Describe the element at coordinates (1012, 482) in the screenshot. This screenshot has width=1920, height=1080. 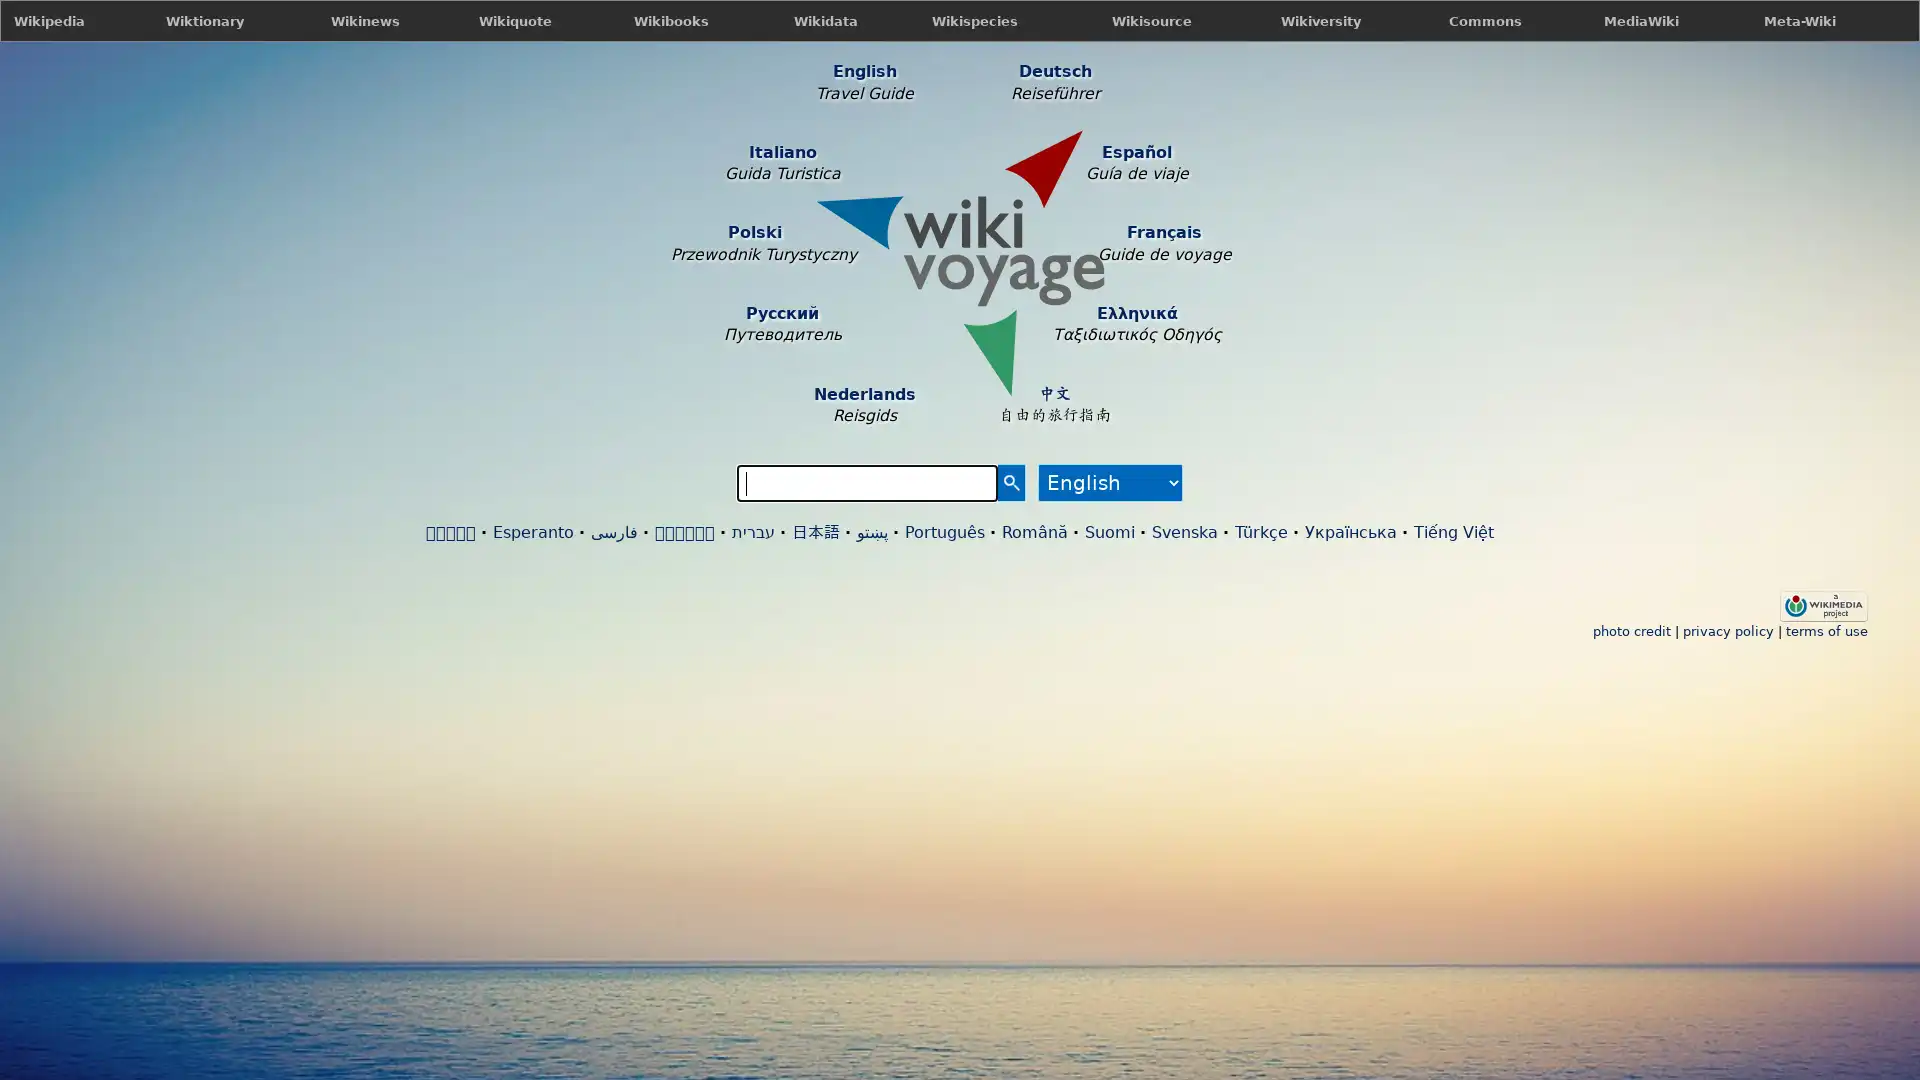
I see `Search` at that location.